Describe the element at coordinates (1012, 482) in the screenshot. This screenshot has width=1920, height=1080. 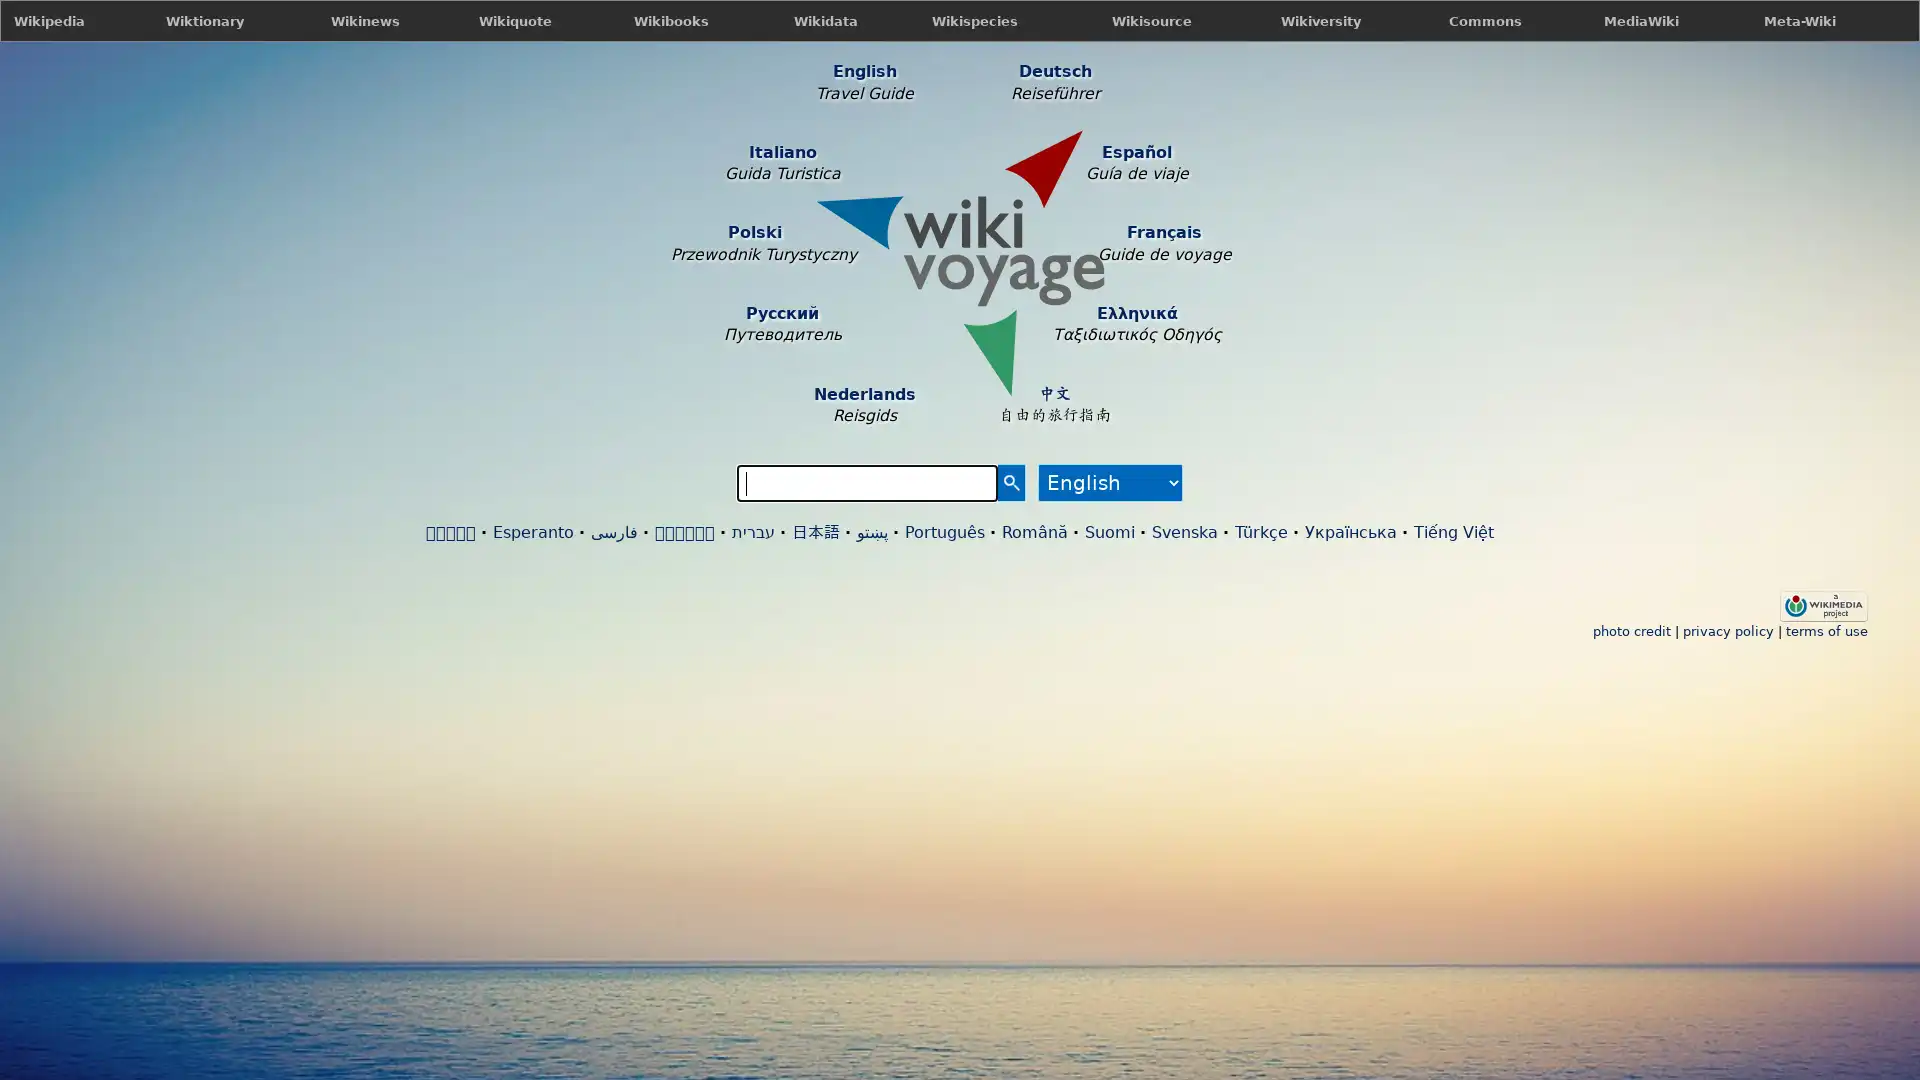
I see `Search` at that location.